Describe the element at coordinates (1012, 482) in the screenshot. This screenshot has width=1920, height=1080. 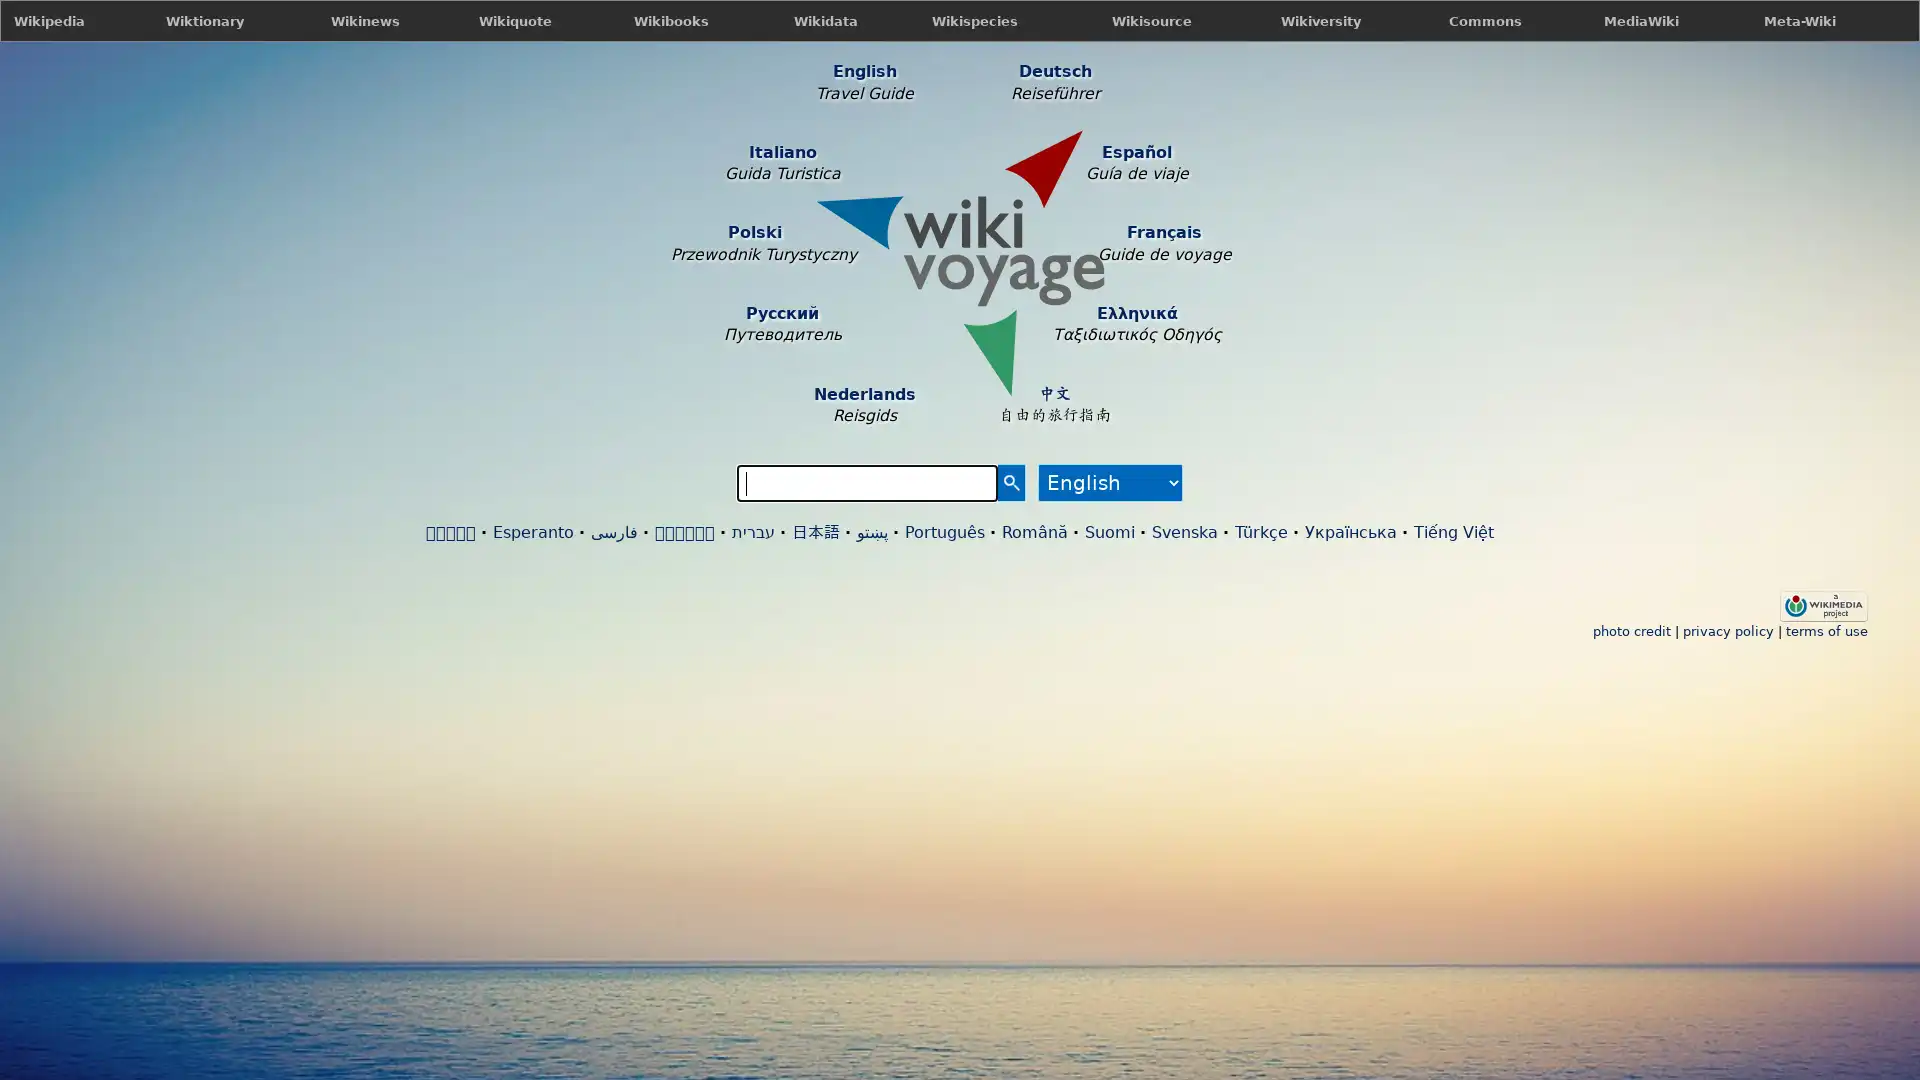
I see `Search` at that location.